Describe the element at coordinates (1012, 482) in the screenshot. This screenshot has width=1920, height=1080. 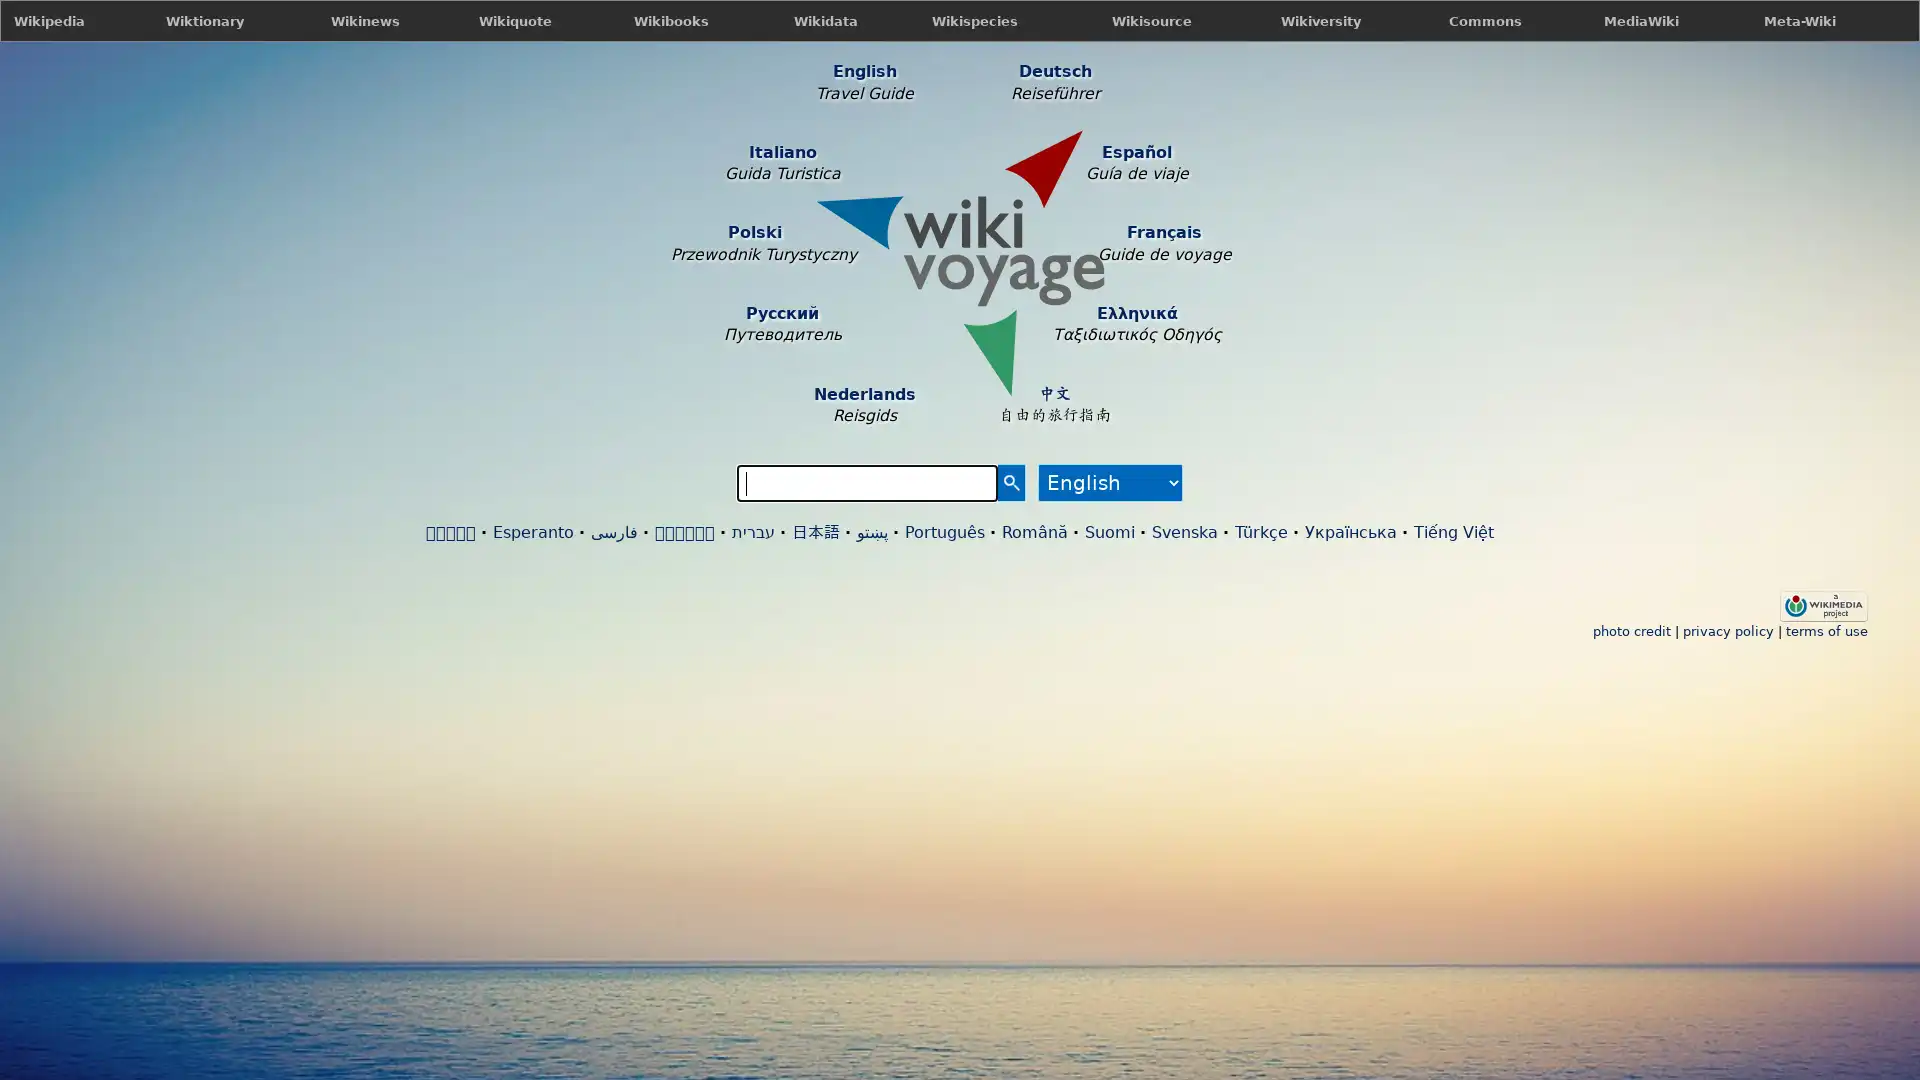
I see `Search` at that location.